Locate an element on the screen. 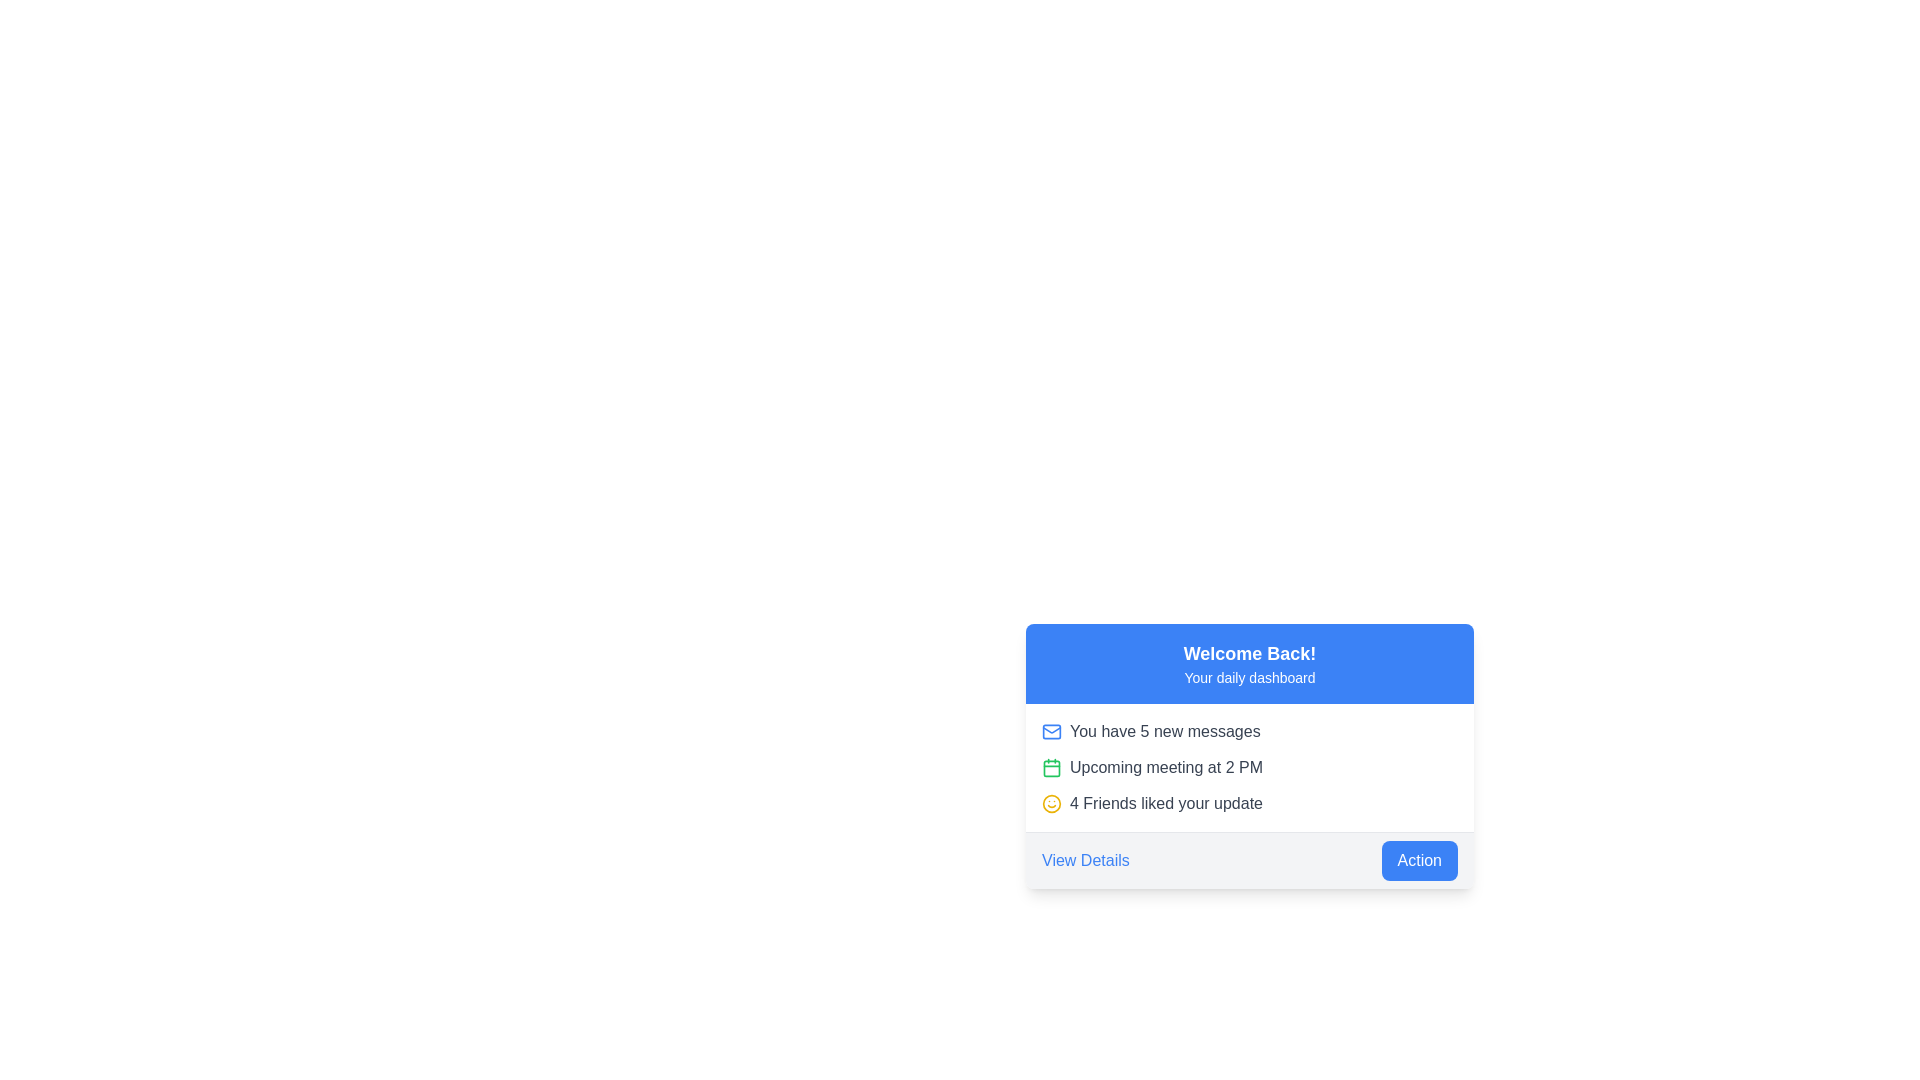  the descriptive subtitle text located in the blue header area of the card-like UI component, positioned beneath the 'Welcome Back!' text is located at coordinates (1248, 677).